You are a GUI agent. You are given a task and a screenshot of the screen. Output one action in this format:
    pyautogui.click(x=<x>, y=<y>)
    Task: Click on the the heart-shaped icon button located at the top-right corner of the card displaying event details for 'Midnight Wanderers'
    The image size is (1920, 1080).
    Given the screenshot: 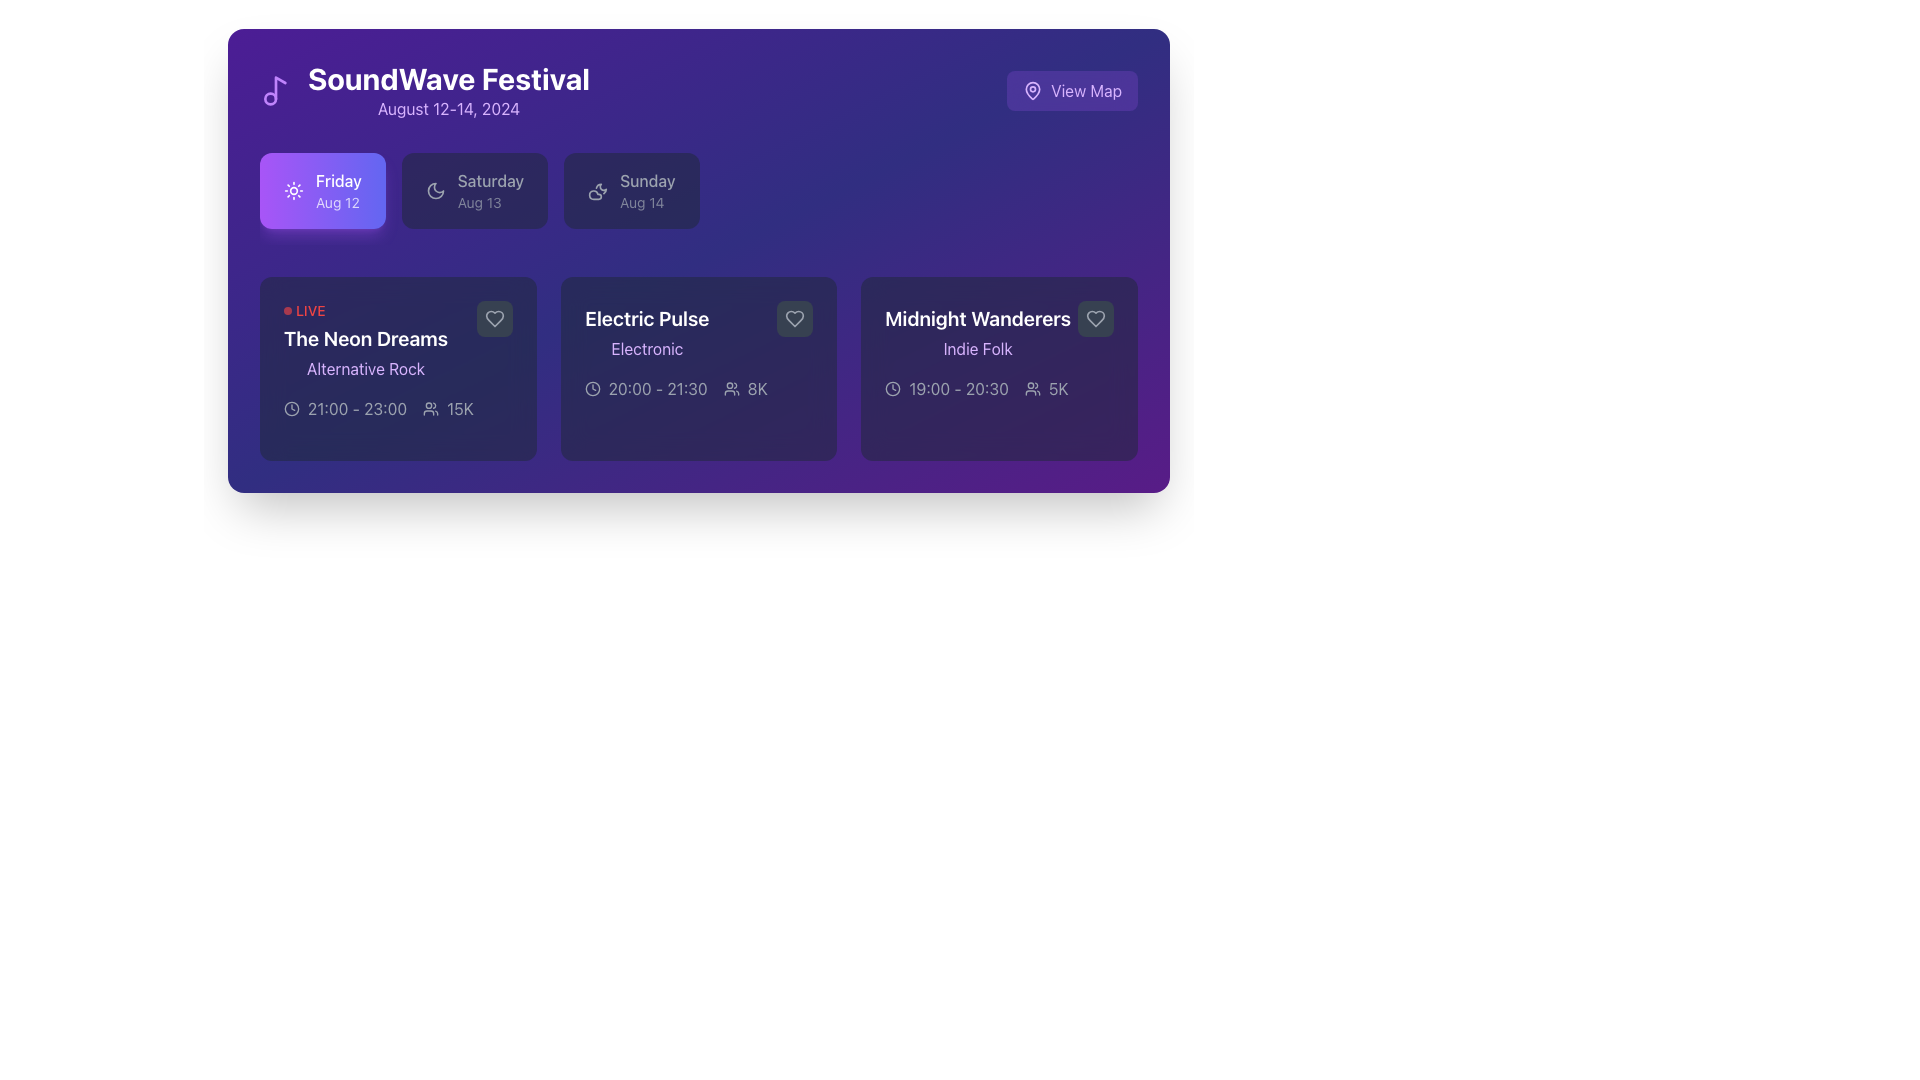 What is the action you would take?
    pyautogui.click(x=1094, y=318)
    